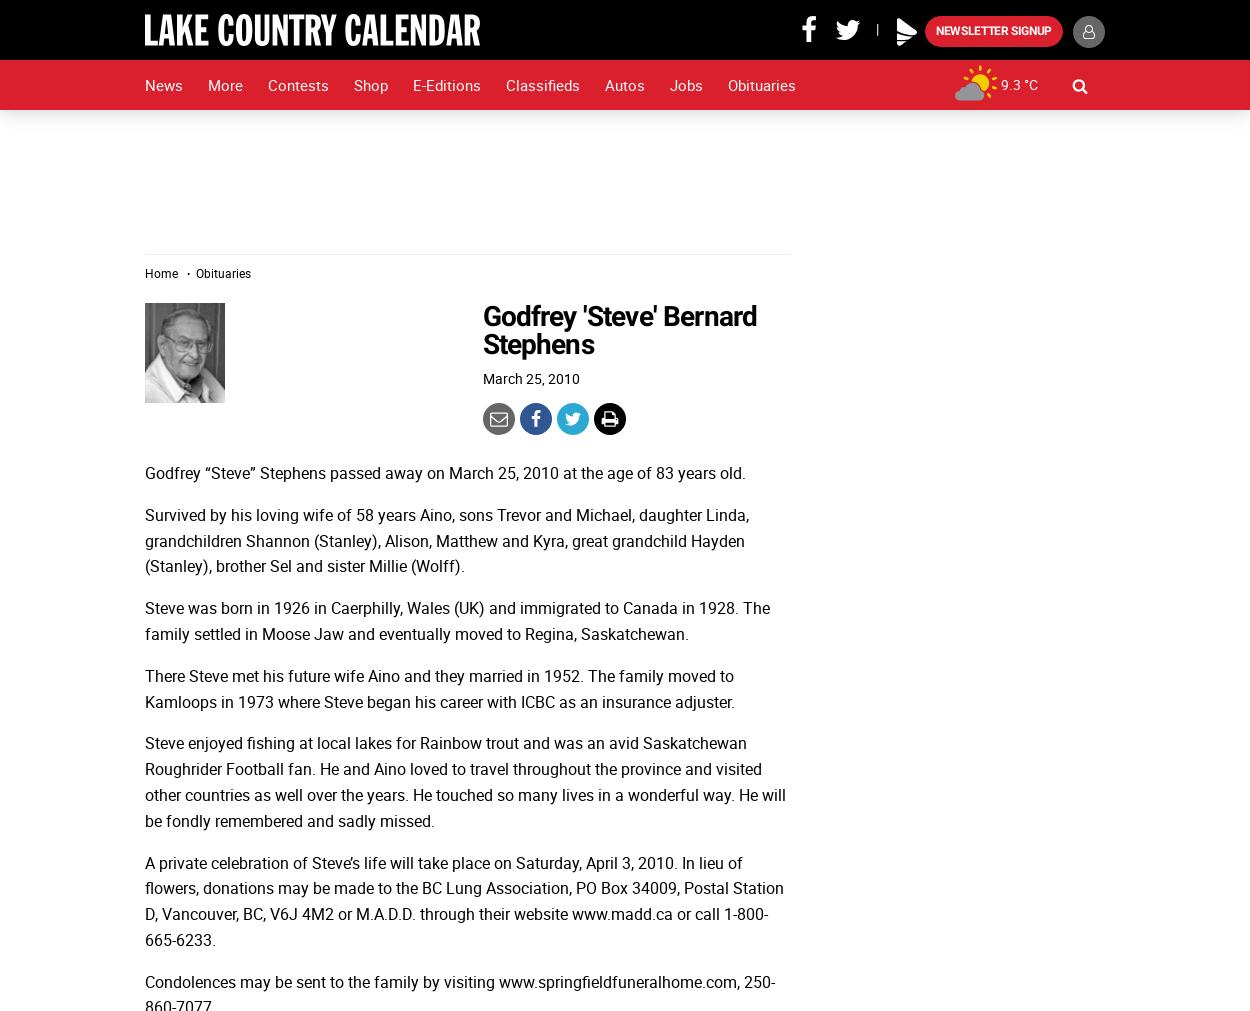 The height and width of the screenshot is (1011, 1250). Describe the element at coordinates (686, 84) in the screenshot. I see `'Jobs'` at that location.